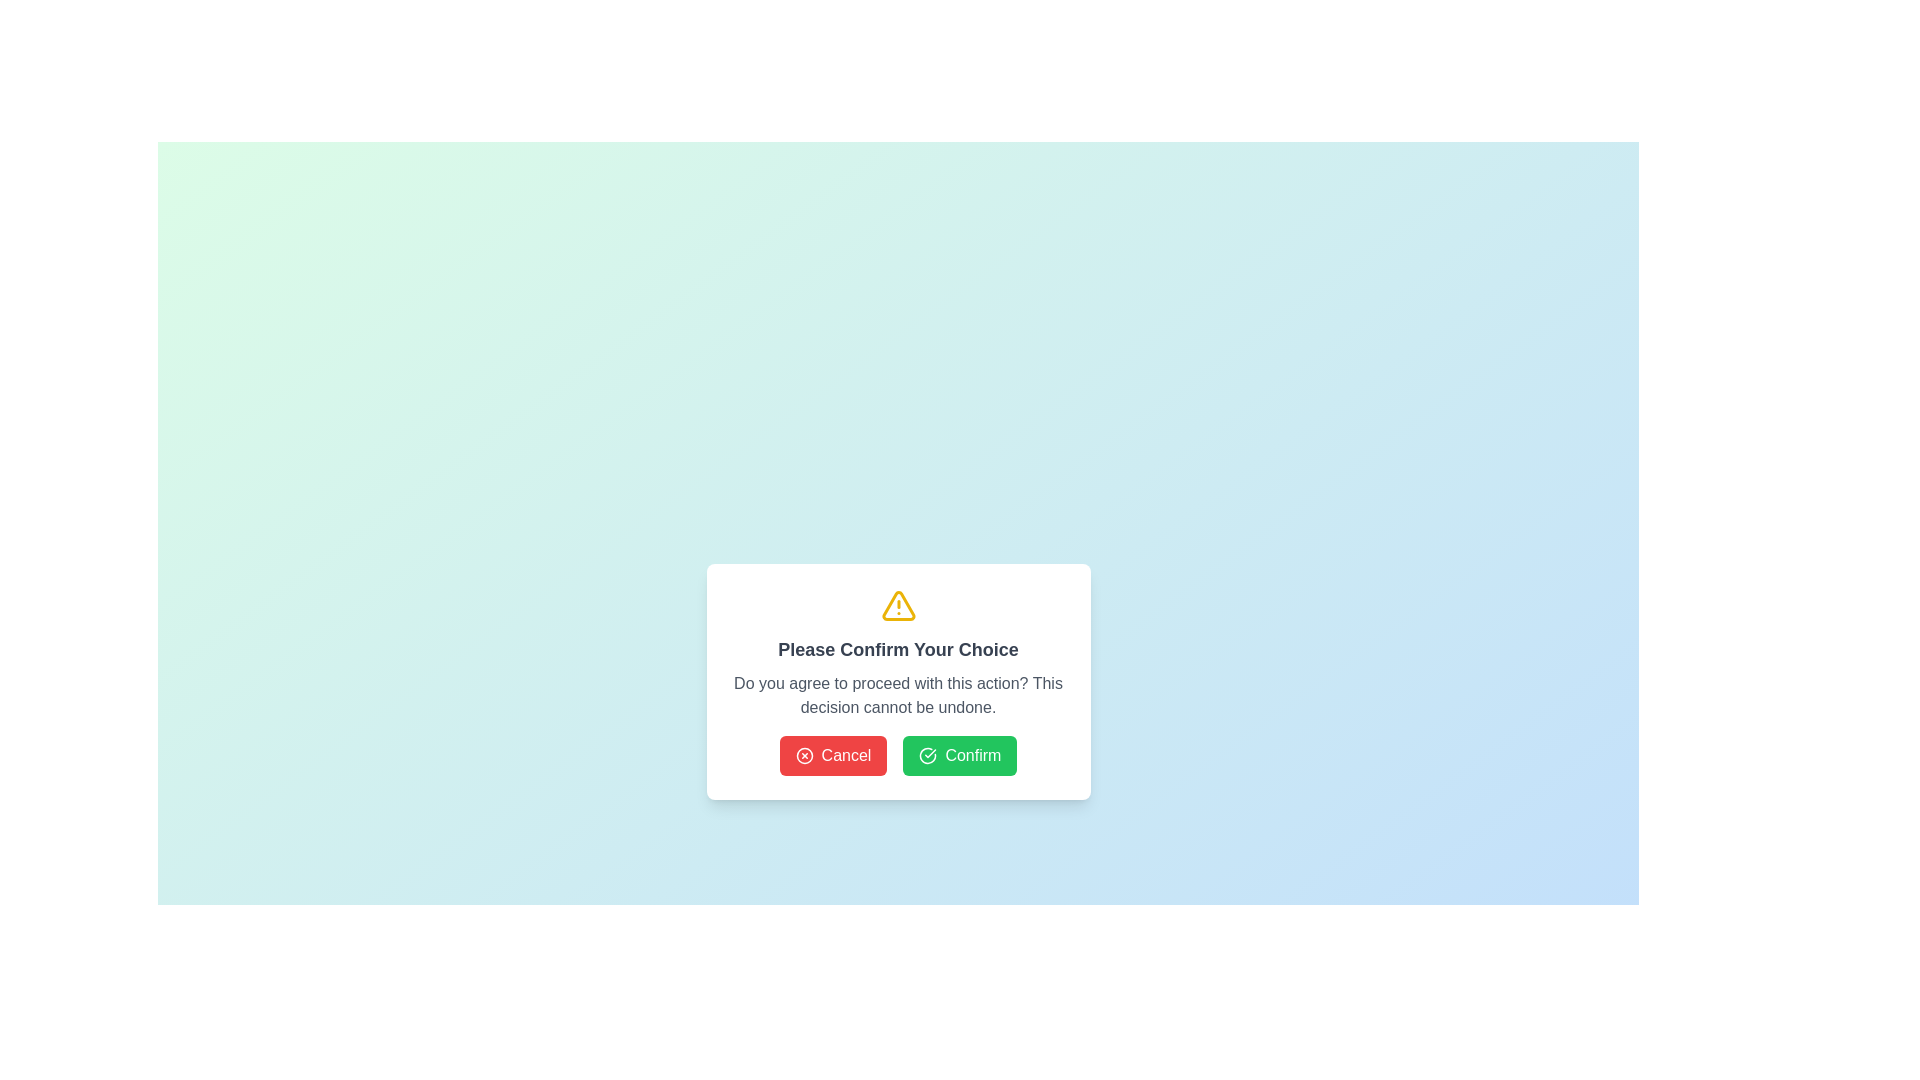 This screenshot has height=1080, width=1920. What do you see at coordinates (960, 756) in the screenshot?
I see `the confirmation button located to the right of the red 'Cancel' button at the bottom of the modal to confirm the action` at bounding box center [960, 756].